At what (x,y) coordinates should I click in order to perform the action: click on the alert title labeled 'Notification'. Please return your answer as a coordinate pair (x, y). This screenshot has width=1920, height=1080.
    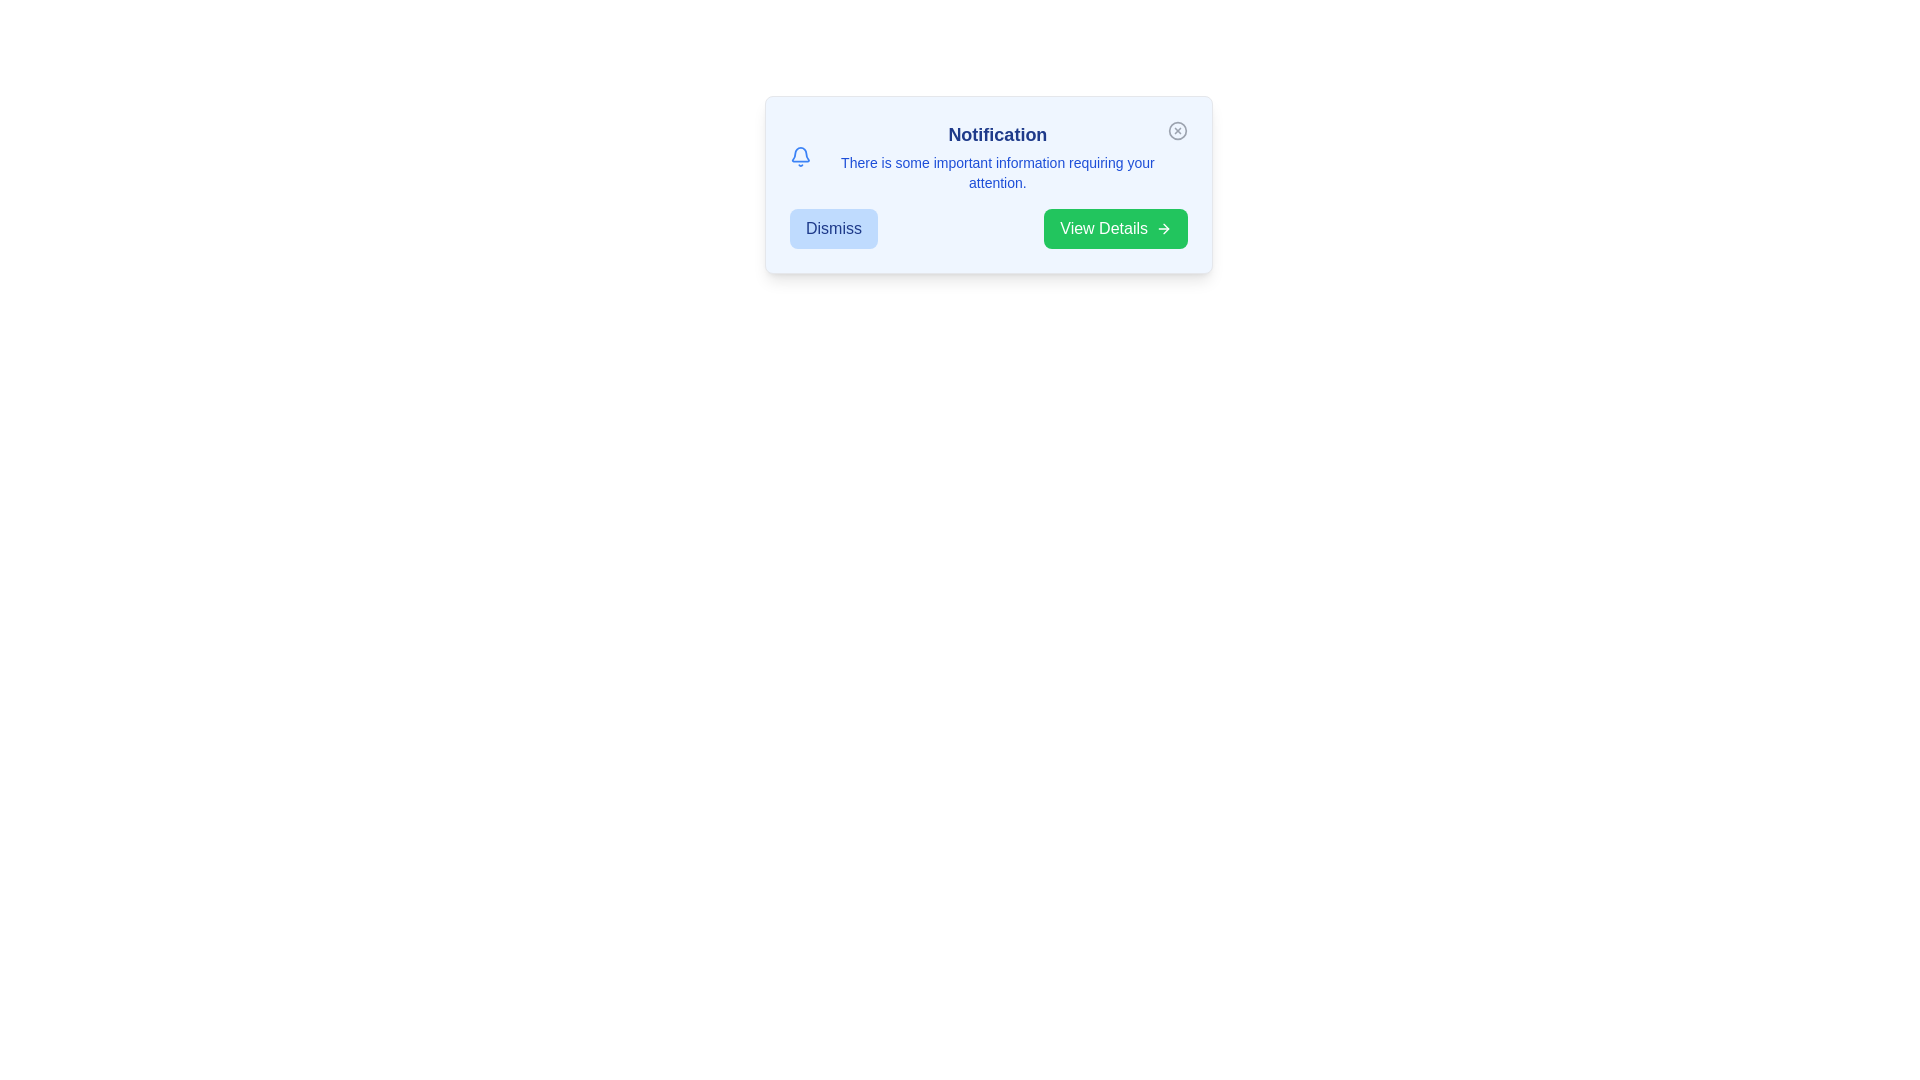
    Looking at the image, I should click on (997, 135).